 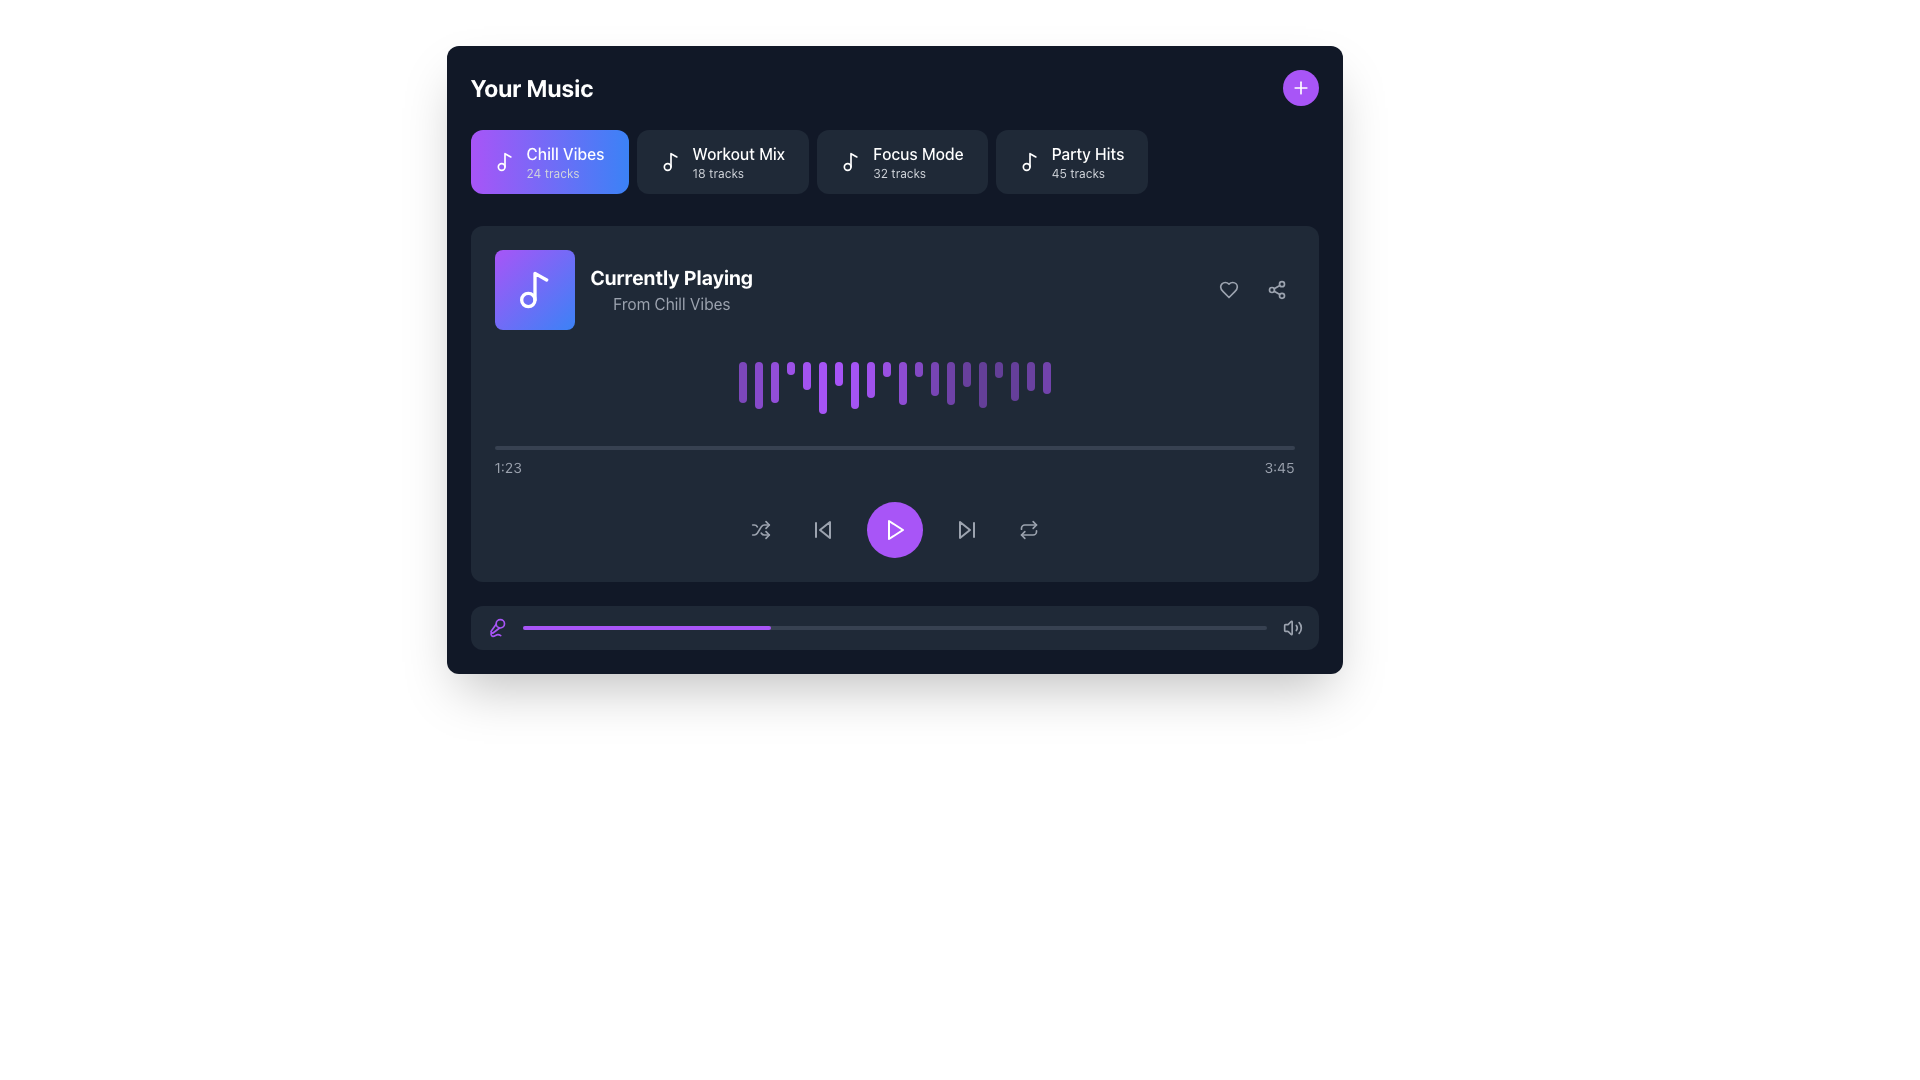 What do you see at coordinates (966, 529) in the screenshot?
I see `the 'Skip Forward' button, which is a gray icon resembling a forward-pointing triangle with a vertical line, located in the lower control area of the music playback interface` at bounding box center [966, 529].